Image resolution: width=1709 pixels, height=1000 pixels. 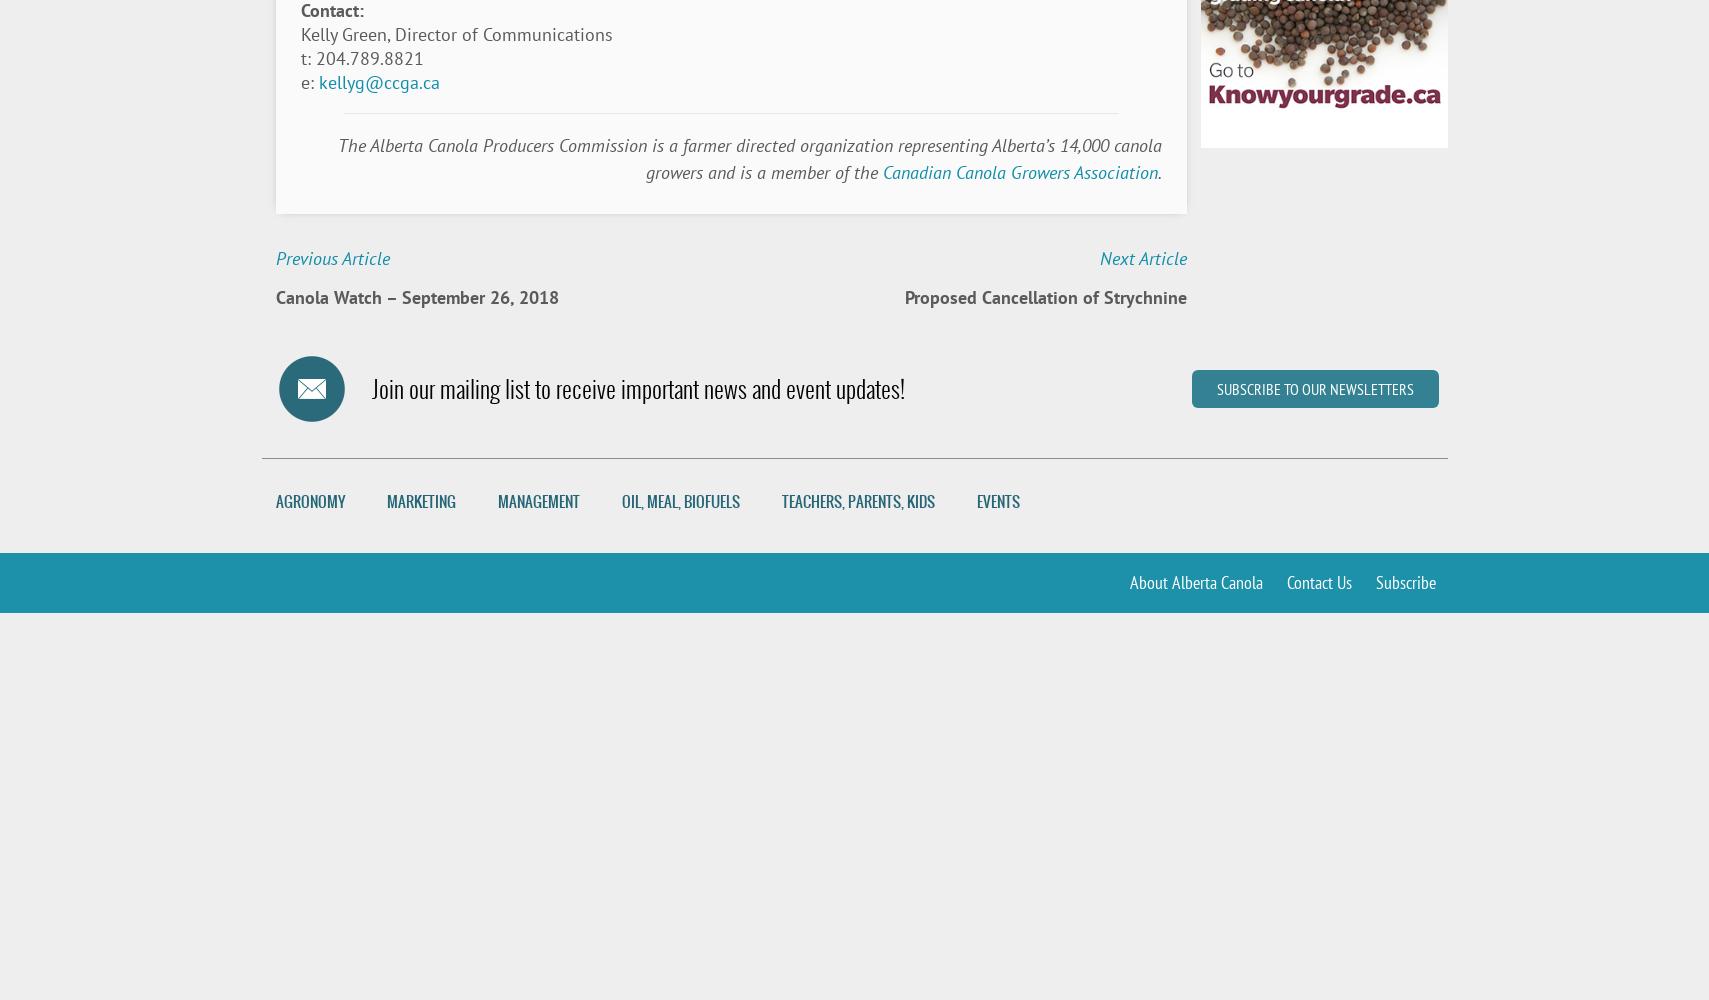 What do you see at coordinates (416, 297) in the screenshot?
I see `'Canola Watch – September 26, 2018'` at bounding box center [416, 297].